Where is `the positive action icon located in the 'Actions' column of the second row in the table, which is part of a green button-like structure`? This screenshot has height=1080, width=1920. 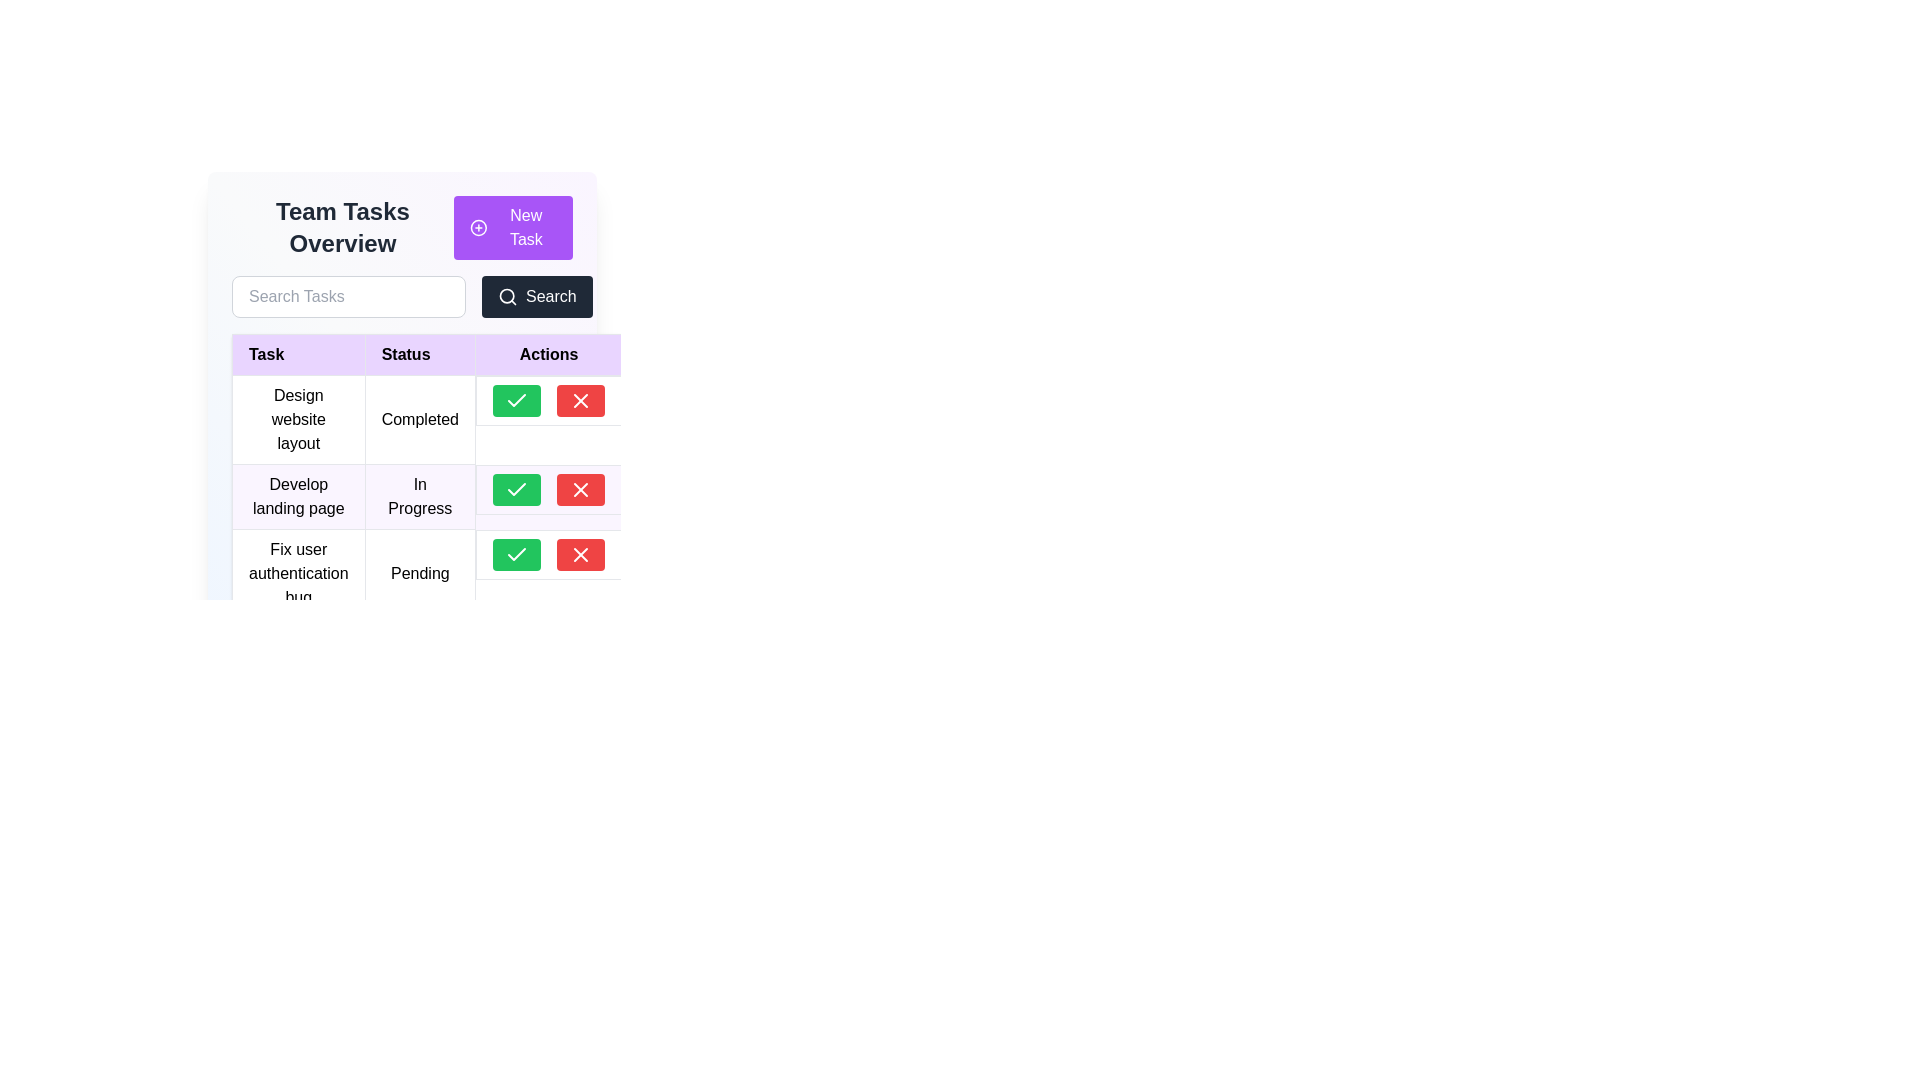
the positive action icon located in the 'Actions' column of the second row in the table, which is part of a green button-like structure is located at coordinates (517, 489).